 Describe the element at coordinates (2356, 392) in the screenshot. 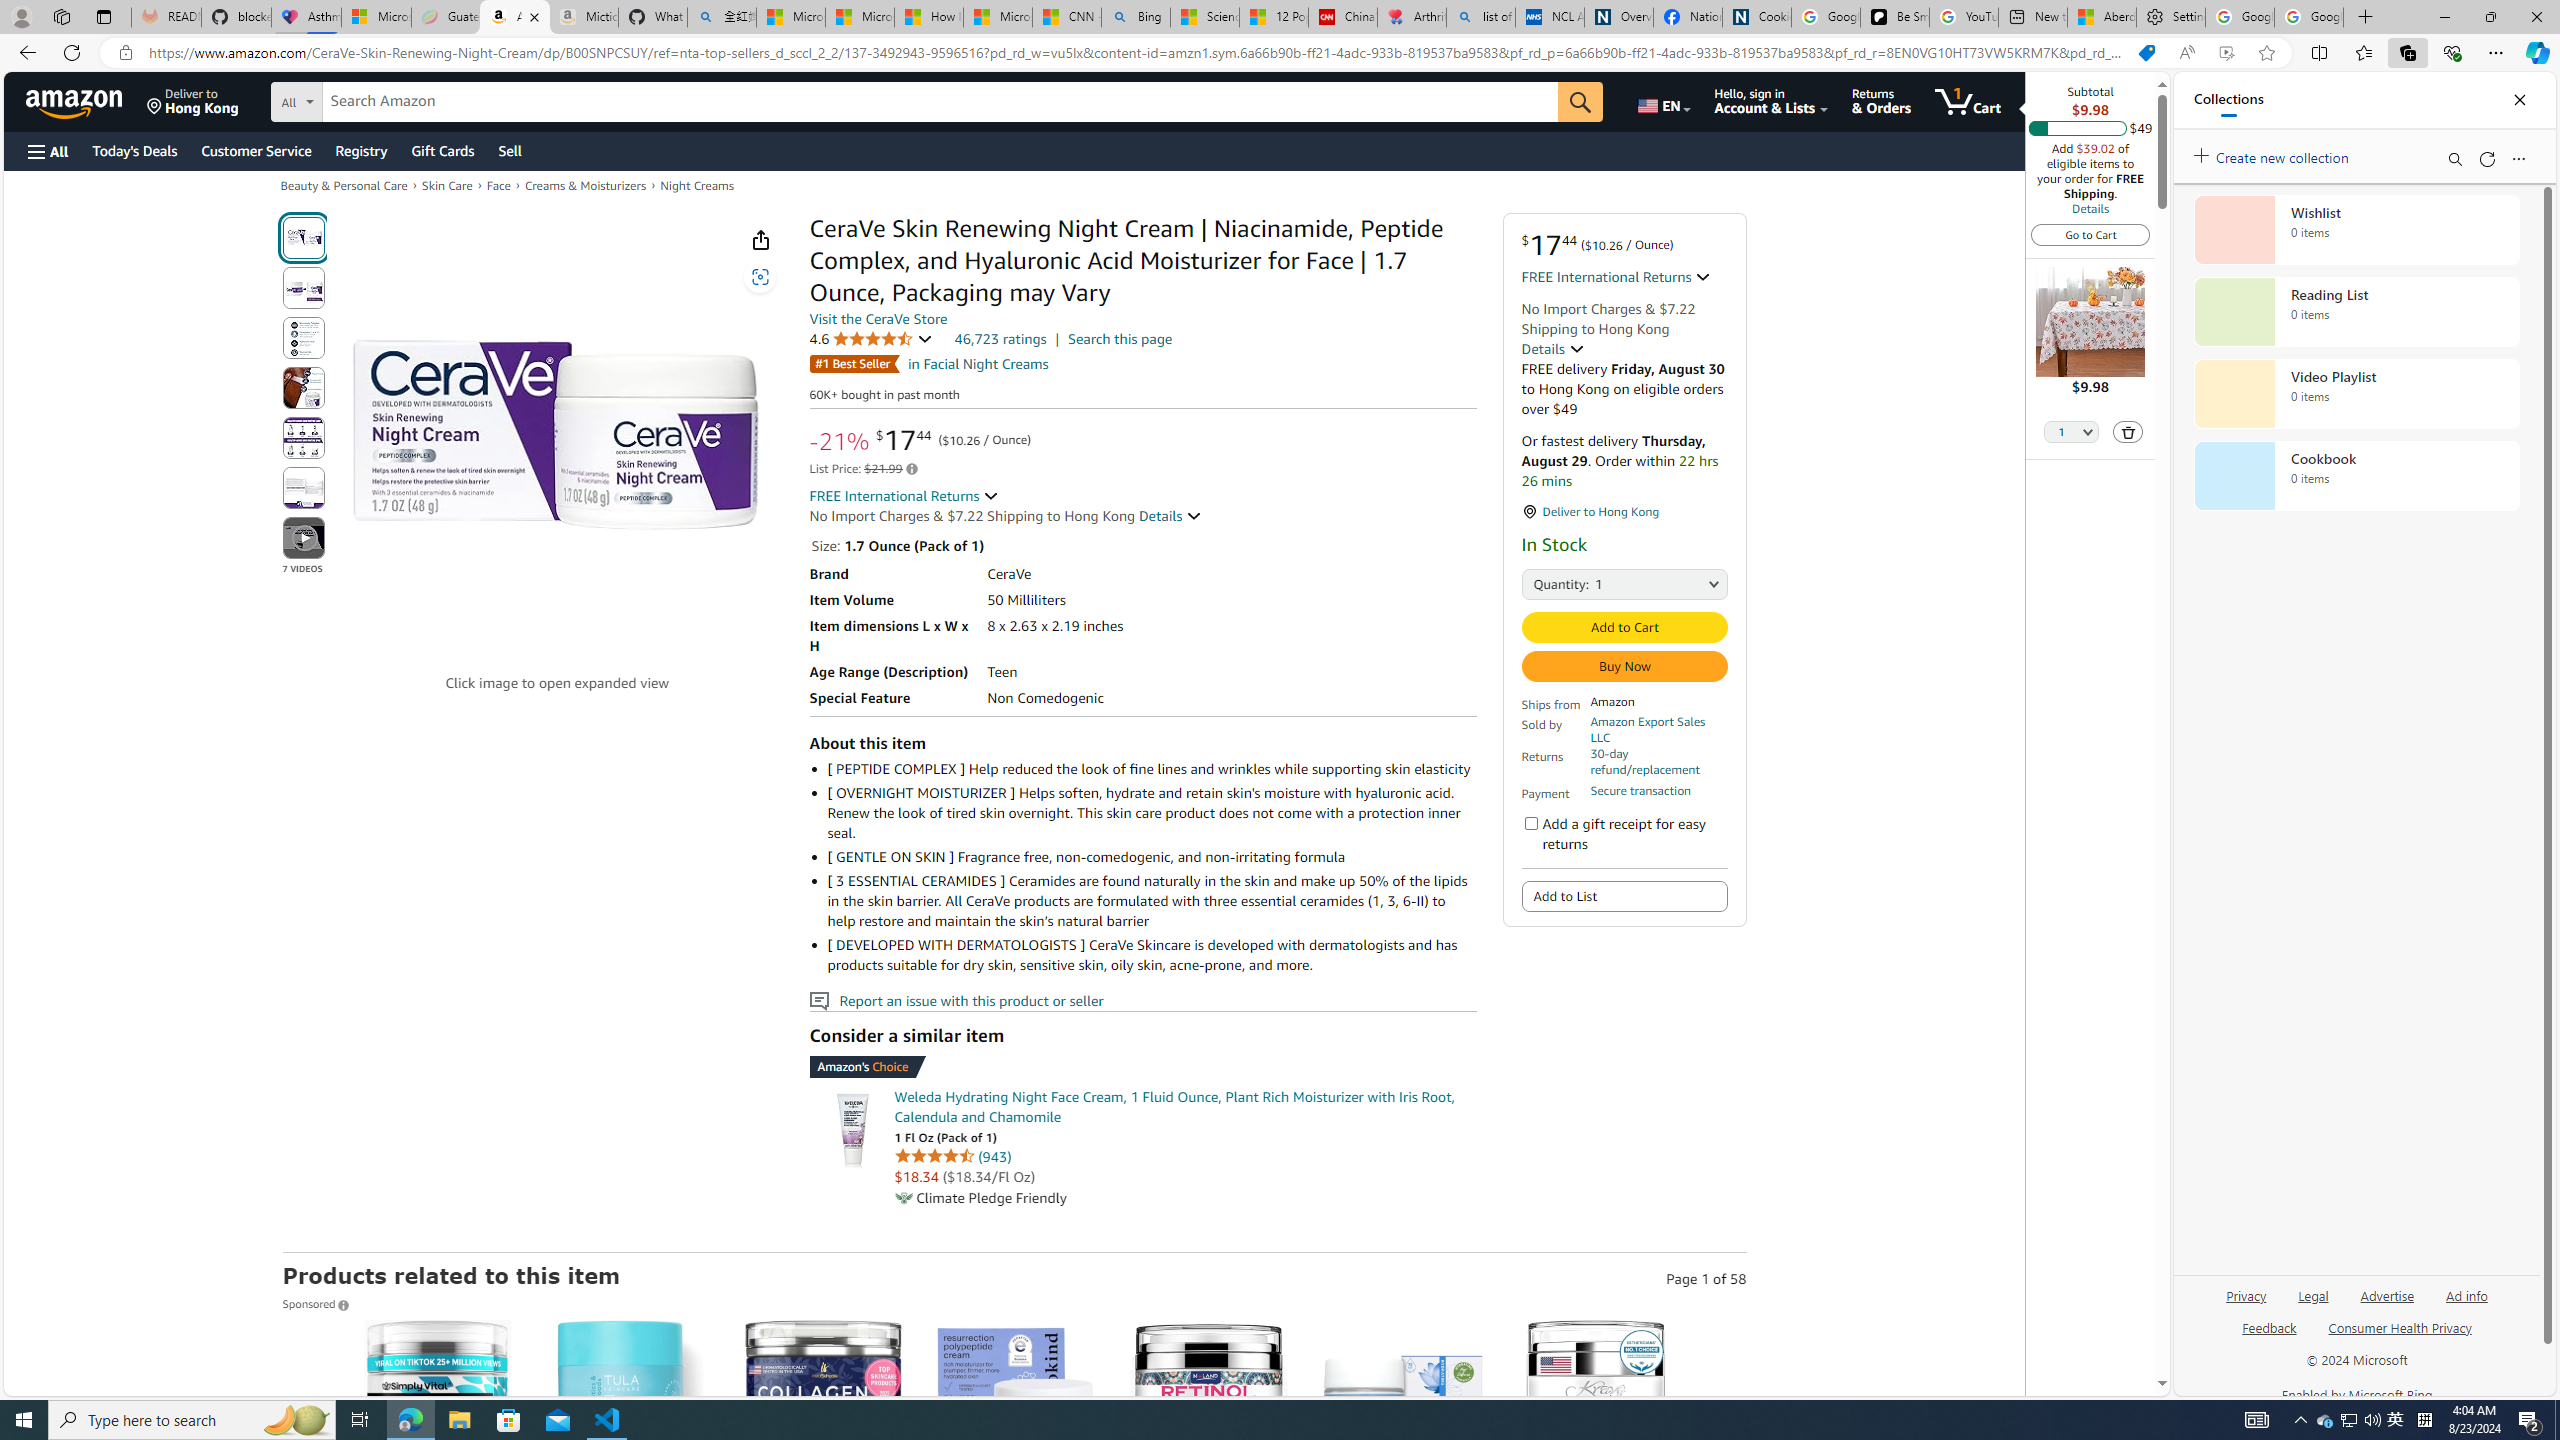

I see `'Video Playlist collection, 0 items'` at that location.